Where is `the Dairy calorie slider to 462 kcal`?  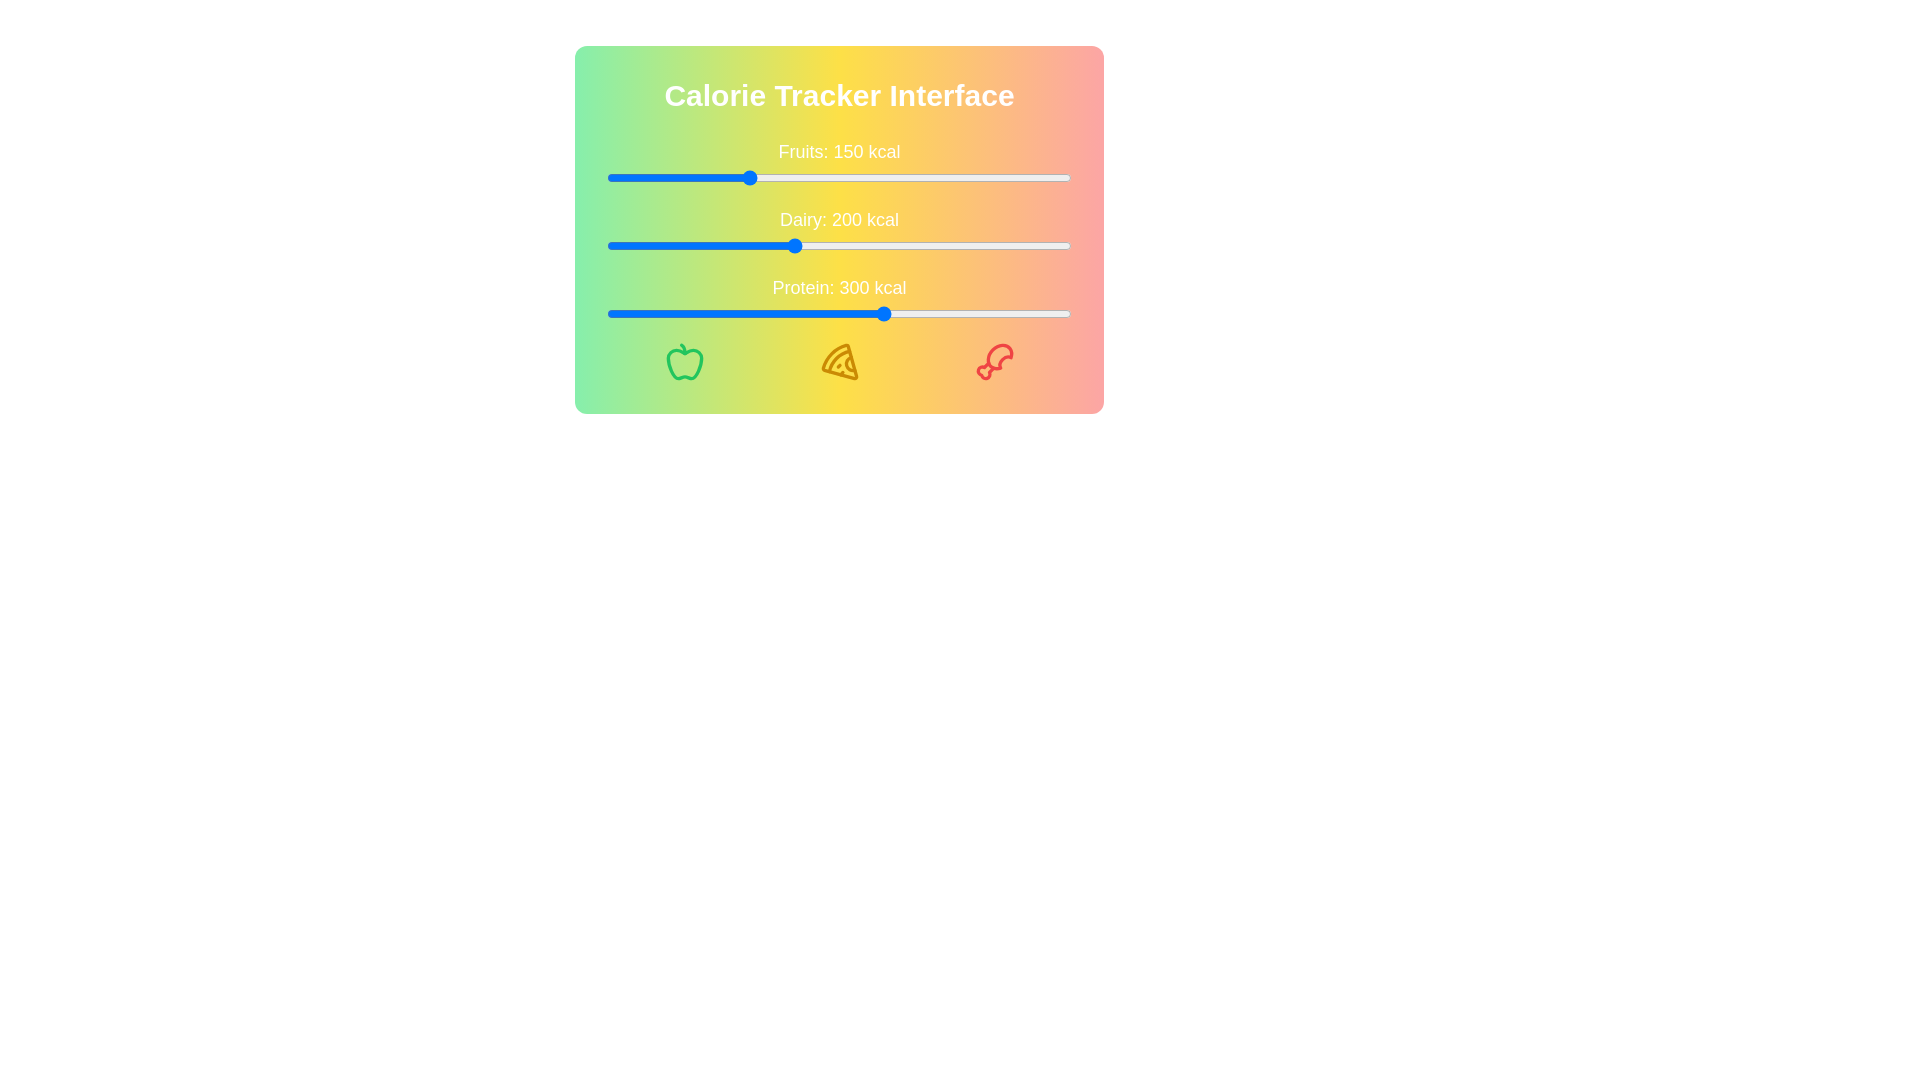
the Dairy calorie slider to 462 kcal is located at coordinates (1036, 245).